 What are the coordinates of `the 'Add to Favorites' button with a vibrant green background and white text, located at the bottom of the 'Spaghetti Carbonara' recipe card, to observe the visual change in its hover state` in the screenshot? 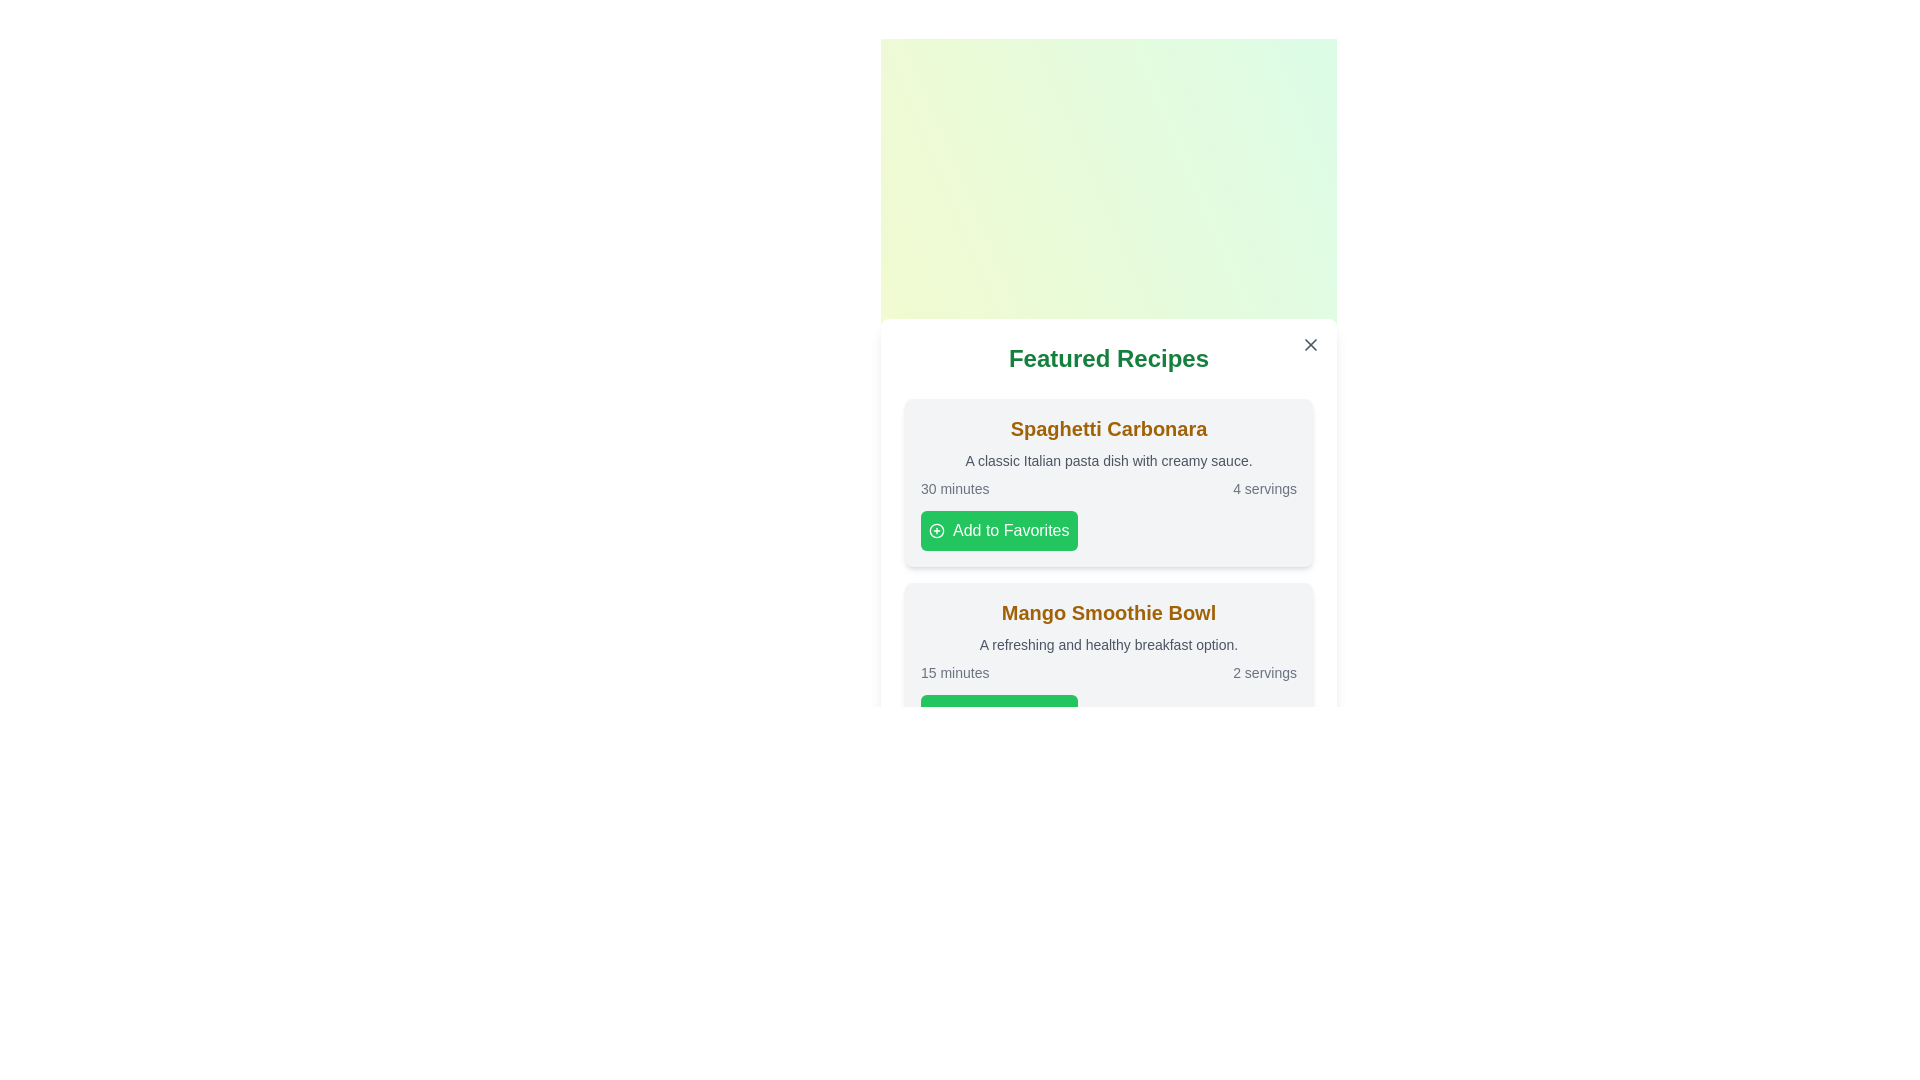 It's located at (999, 530).